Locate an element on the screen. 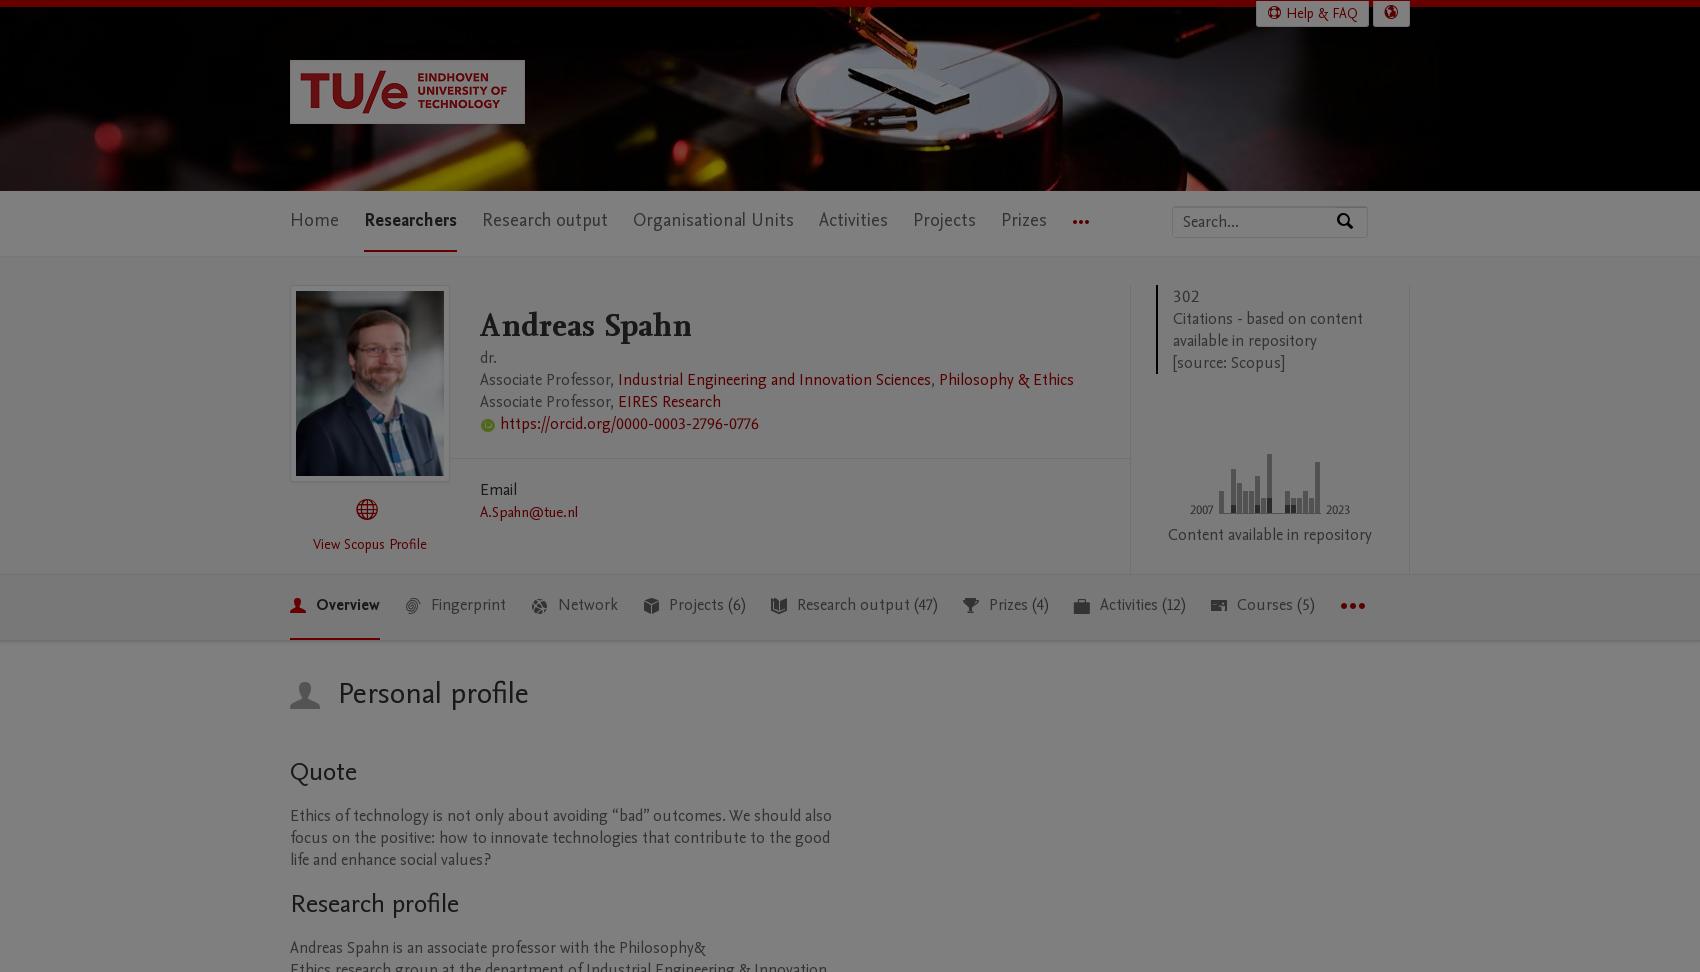 The height and width of the screenshot is (972, 1700). 'Ethics of technology is not only about avoiding “bad” outcomes. We should also focus on the positive: how to innovate technologies that contribute to the good life and enhance social values?' is located at coordinates (560, 835).